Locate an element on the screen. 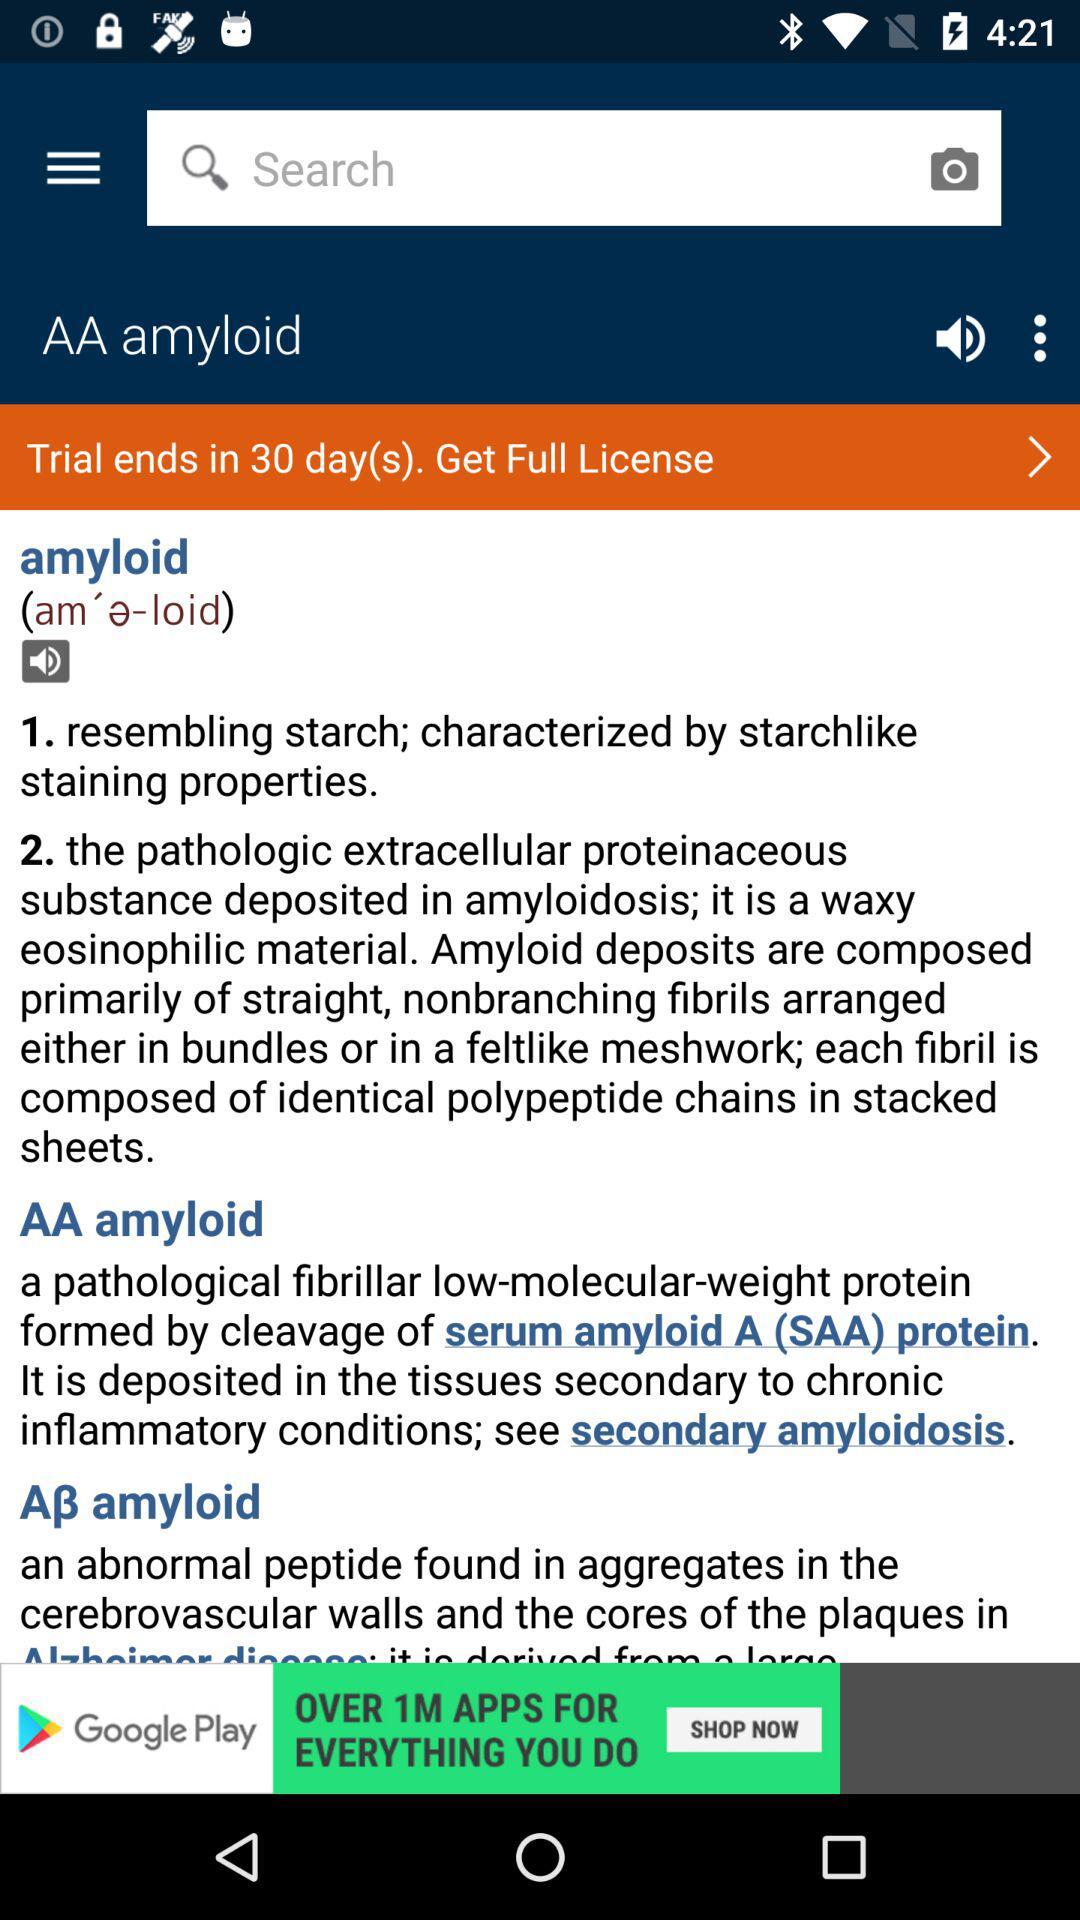  search by taking a picture is located at coordinates (952, 168).